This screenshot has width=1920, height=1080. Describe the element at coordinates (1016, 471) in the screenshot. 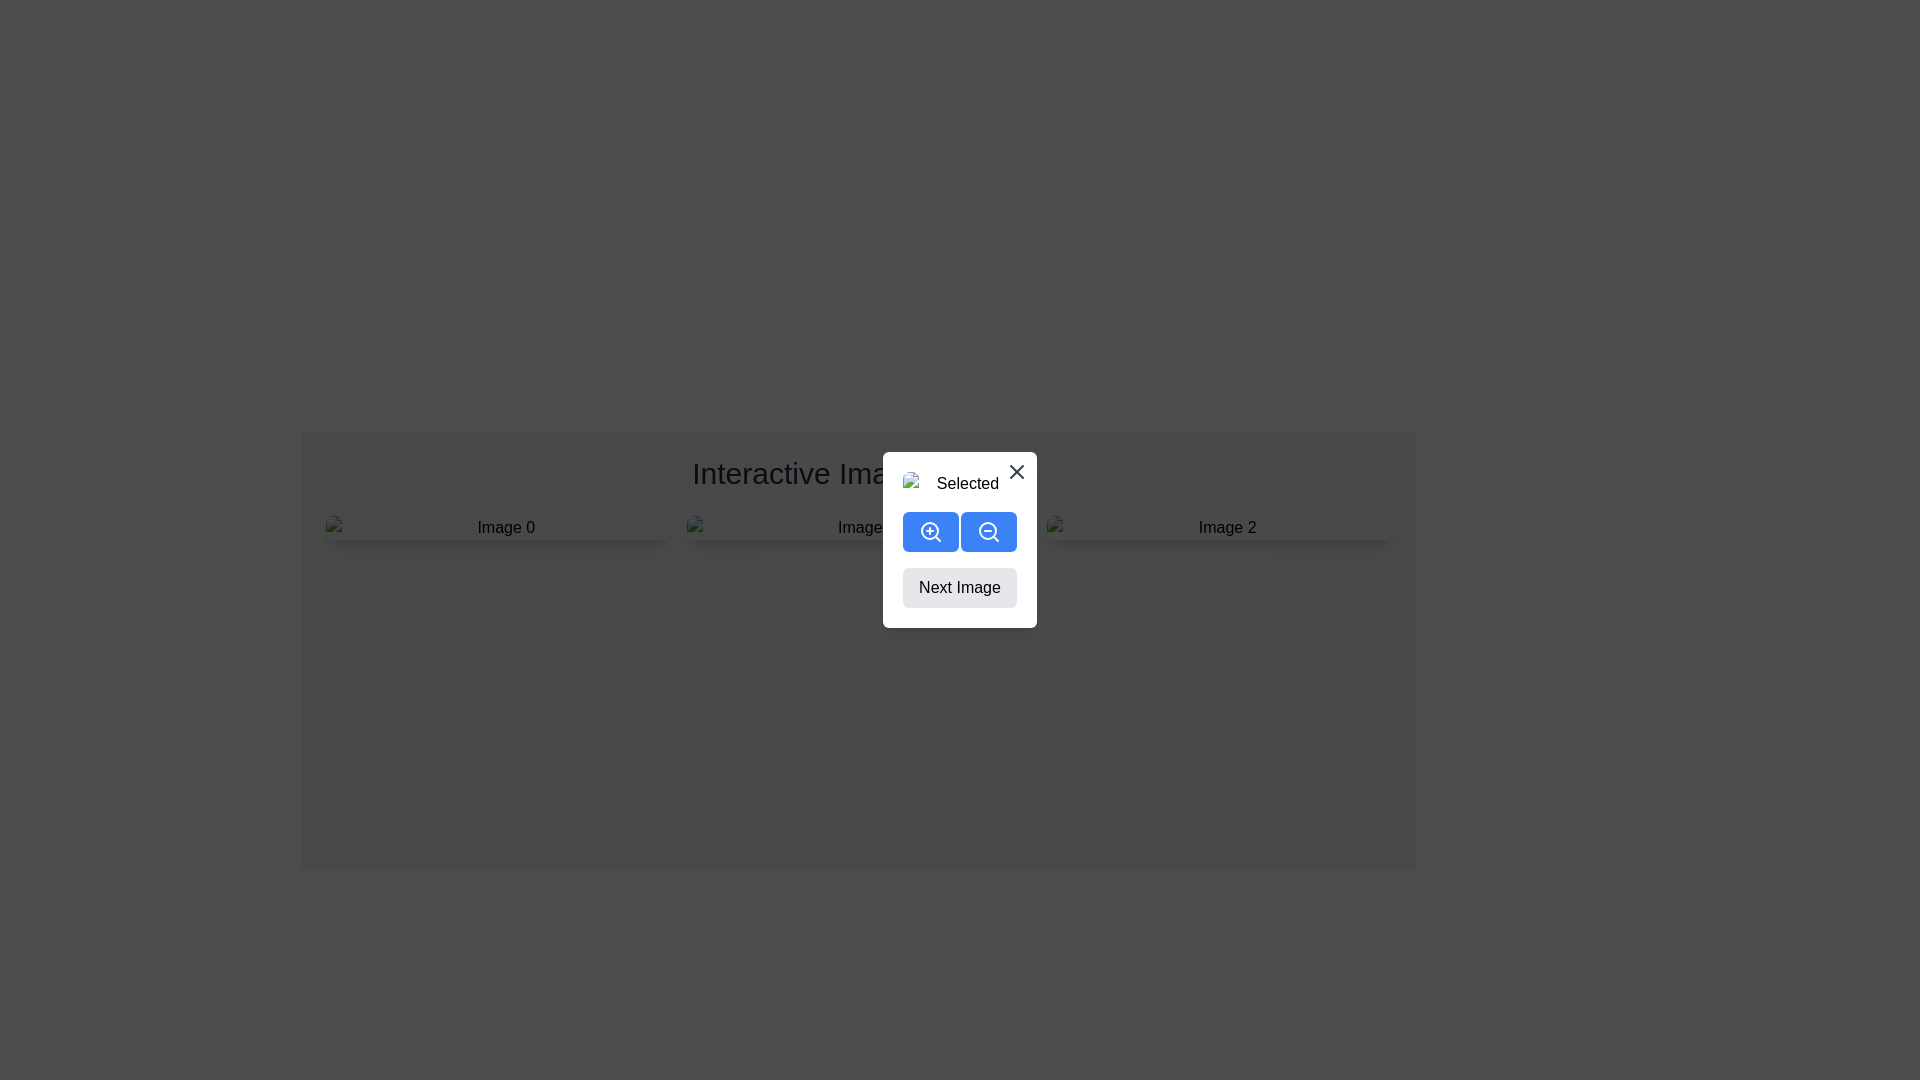

I see `the circular close button with an 'X' icon located at the upper-right corner of the white modal box` at that location.